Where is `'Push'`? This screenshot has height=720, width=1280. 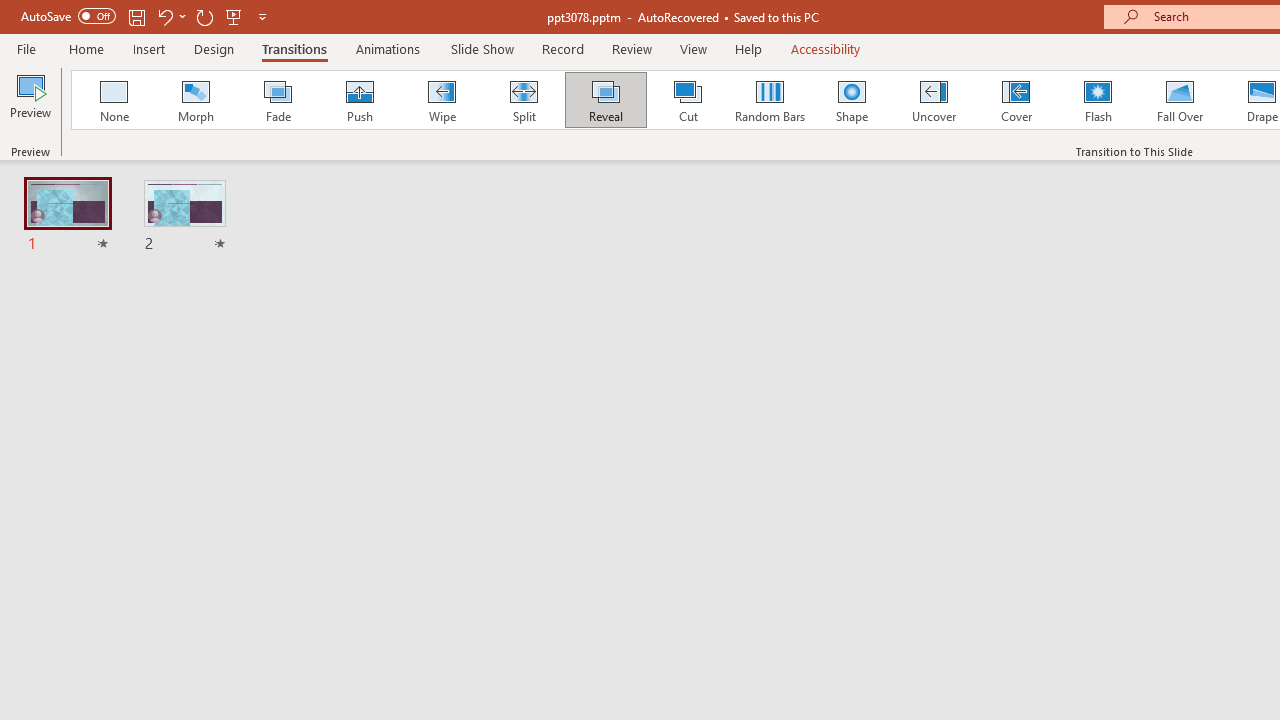 'Push' is located at coordinates (359, 100).